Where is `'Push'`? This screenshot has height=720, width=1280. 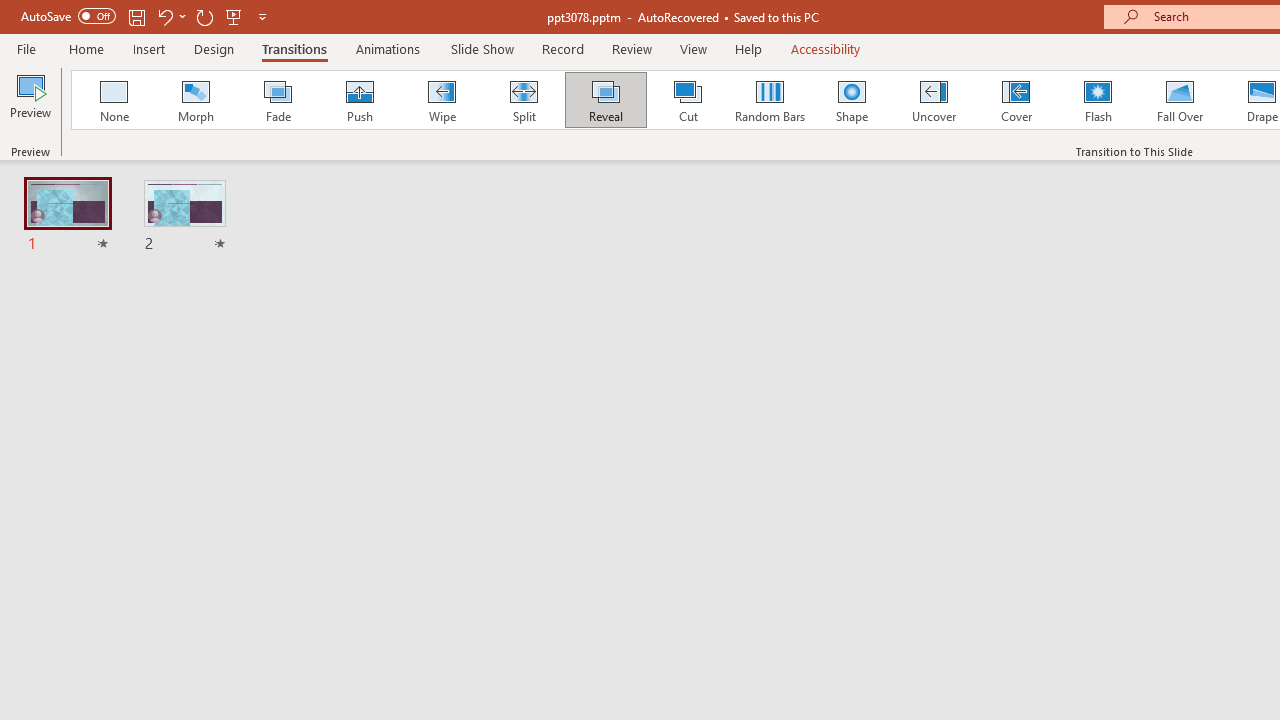 'Push' is located at coordinates (359, 100).